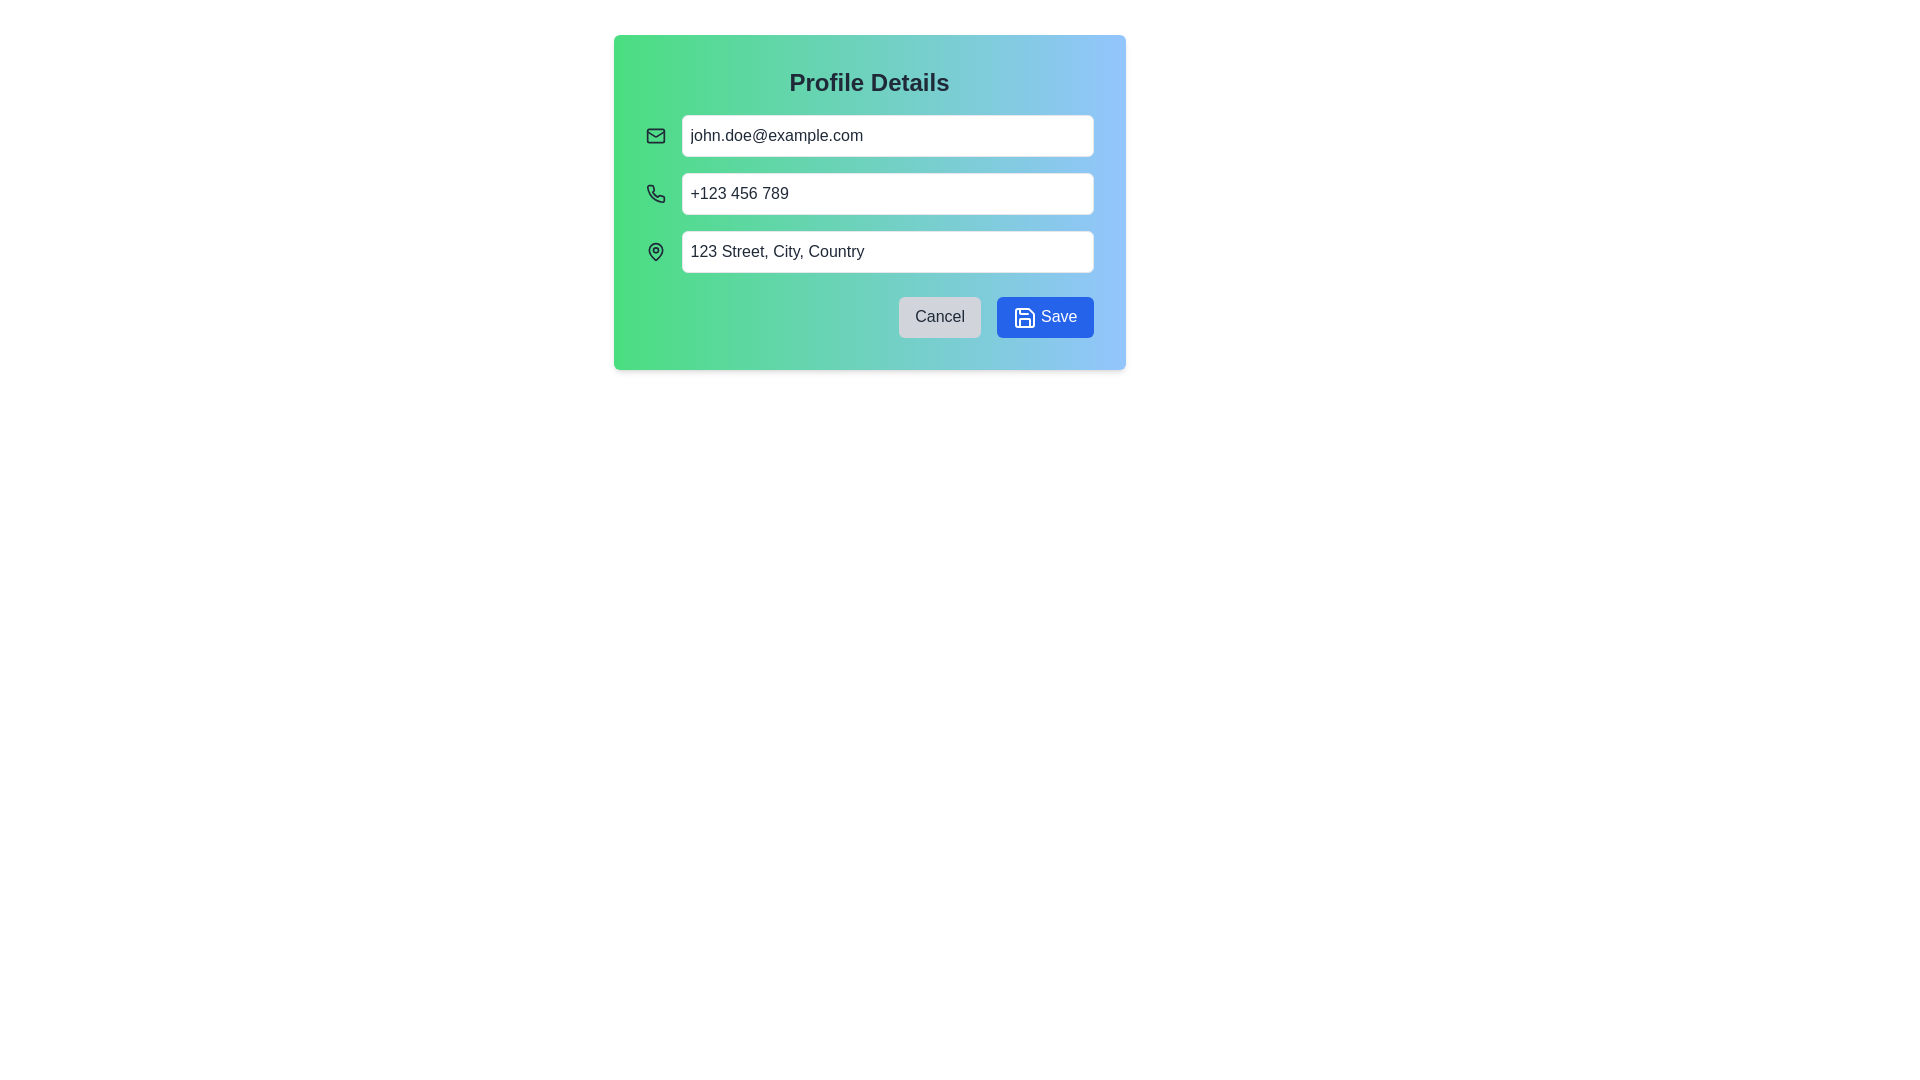 Image resolution: width=1920 pixels, height=1080 pixels. I want to click on the 'Cancel' button, which is a rectangular button with rounded corners and a gray background, to change its background color, so click(939, 316).